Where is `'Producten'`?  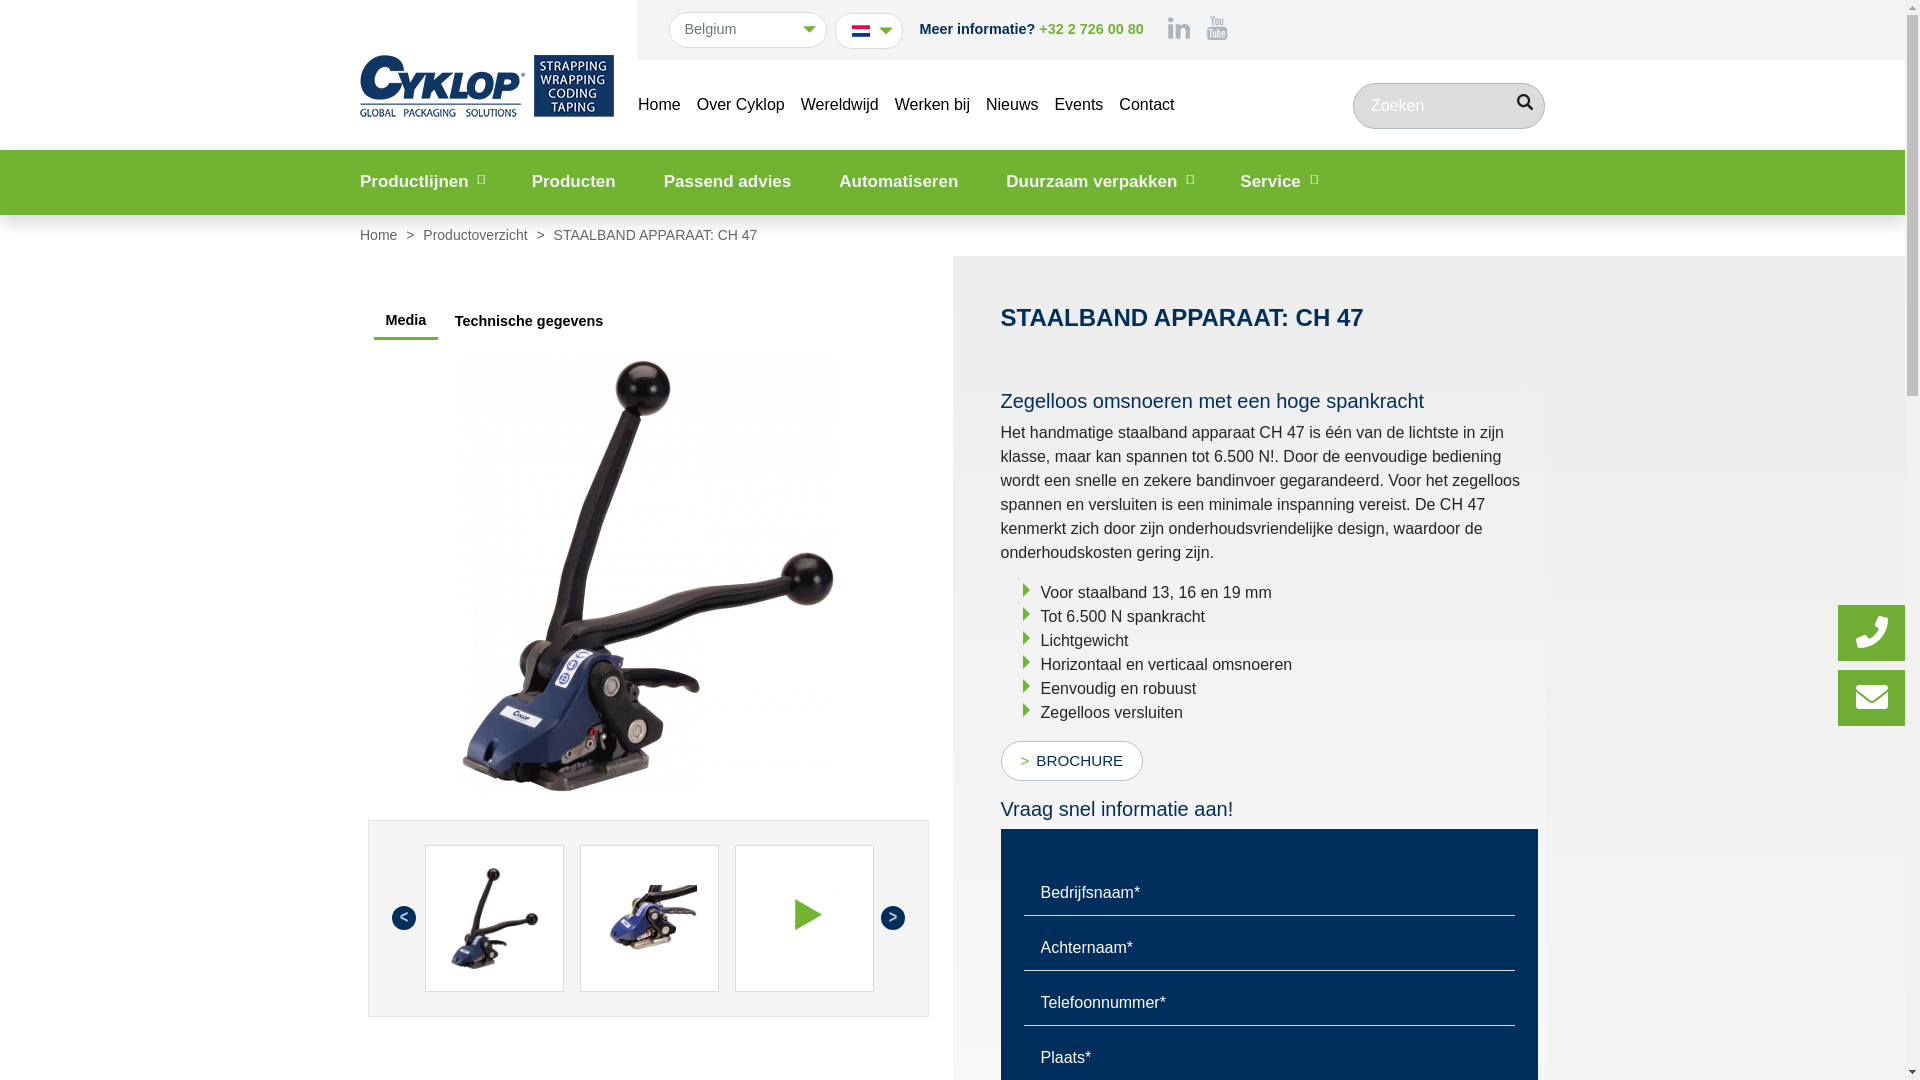 'Producten' is located at coordinates (573, 181).